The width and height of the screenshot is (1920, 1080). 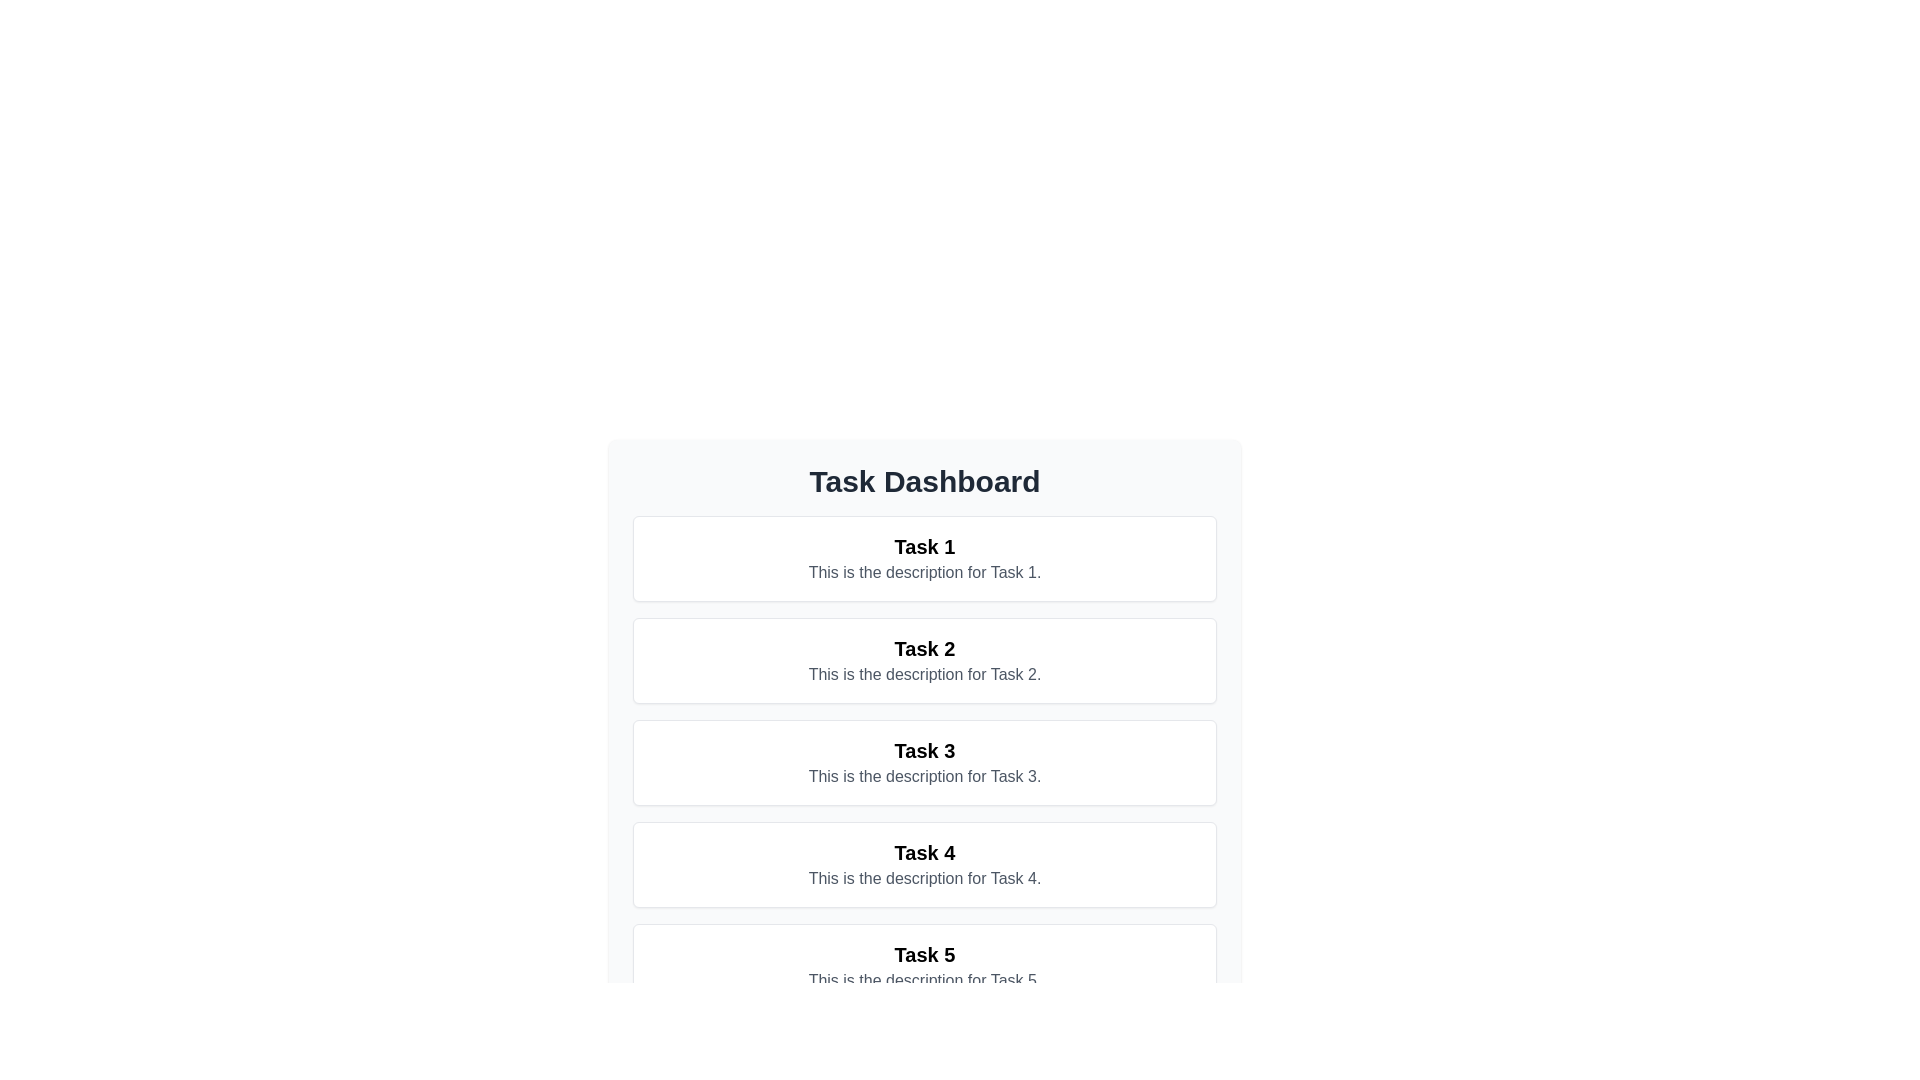 I want to click on the Information card presenting details about 'Task 1', which is the first item in a vertical list of similar cards, so click(x=924, y=559).